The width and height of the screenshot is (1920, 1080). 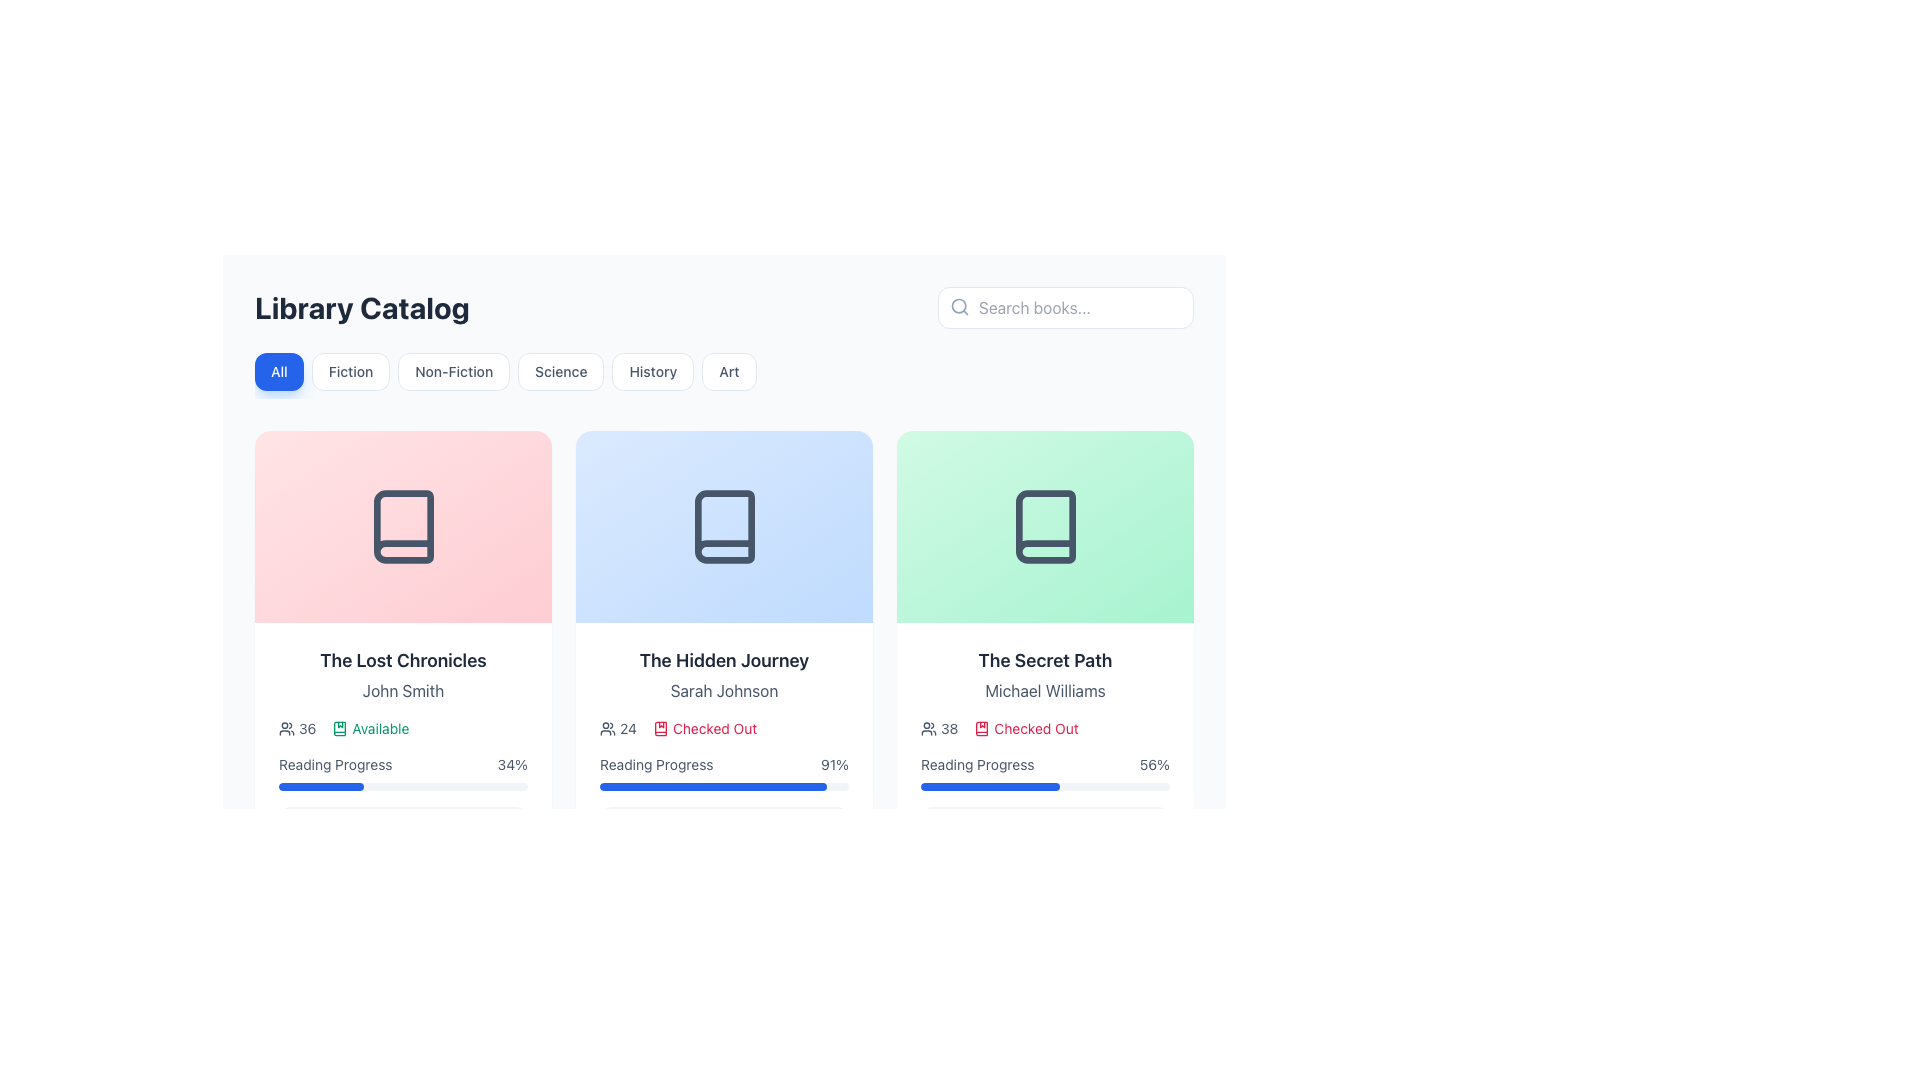 I want to click on the bookmark icon located in the middle of the second card in a horizontal row of three cards, adjacent to the 'Checked Out' text, so click(x=660, y=729).